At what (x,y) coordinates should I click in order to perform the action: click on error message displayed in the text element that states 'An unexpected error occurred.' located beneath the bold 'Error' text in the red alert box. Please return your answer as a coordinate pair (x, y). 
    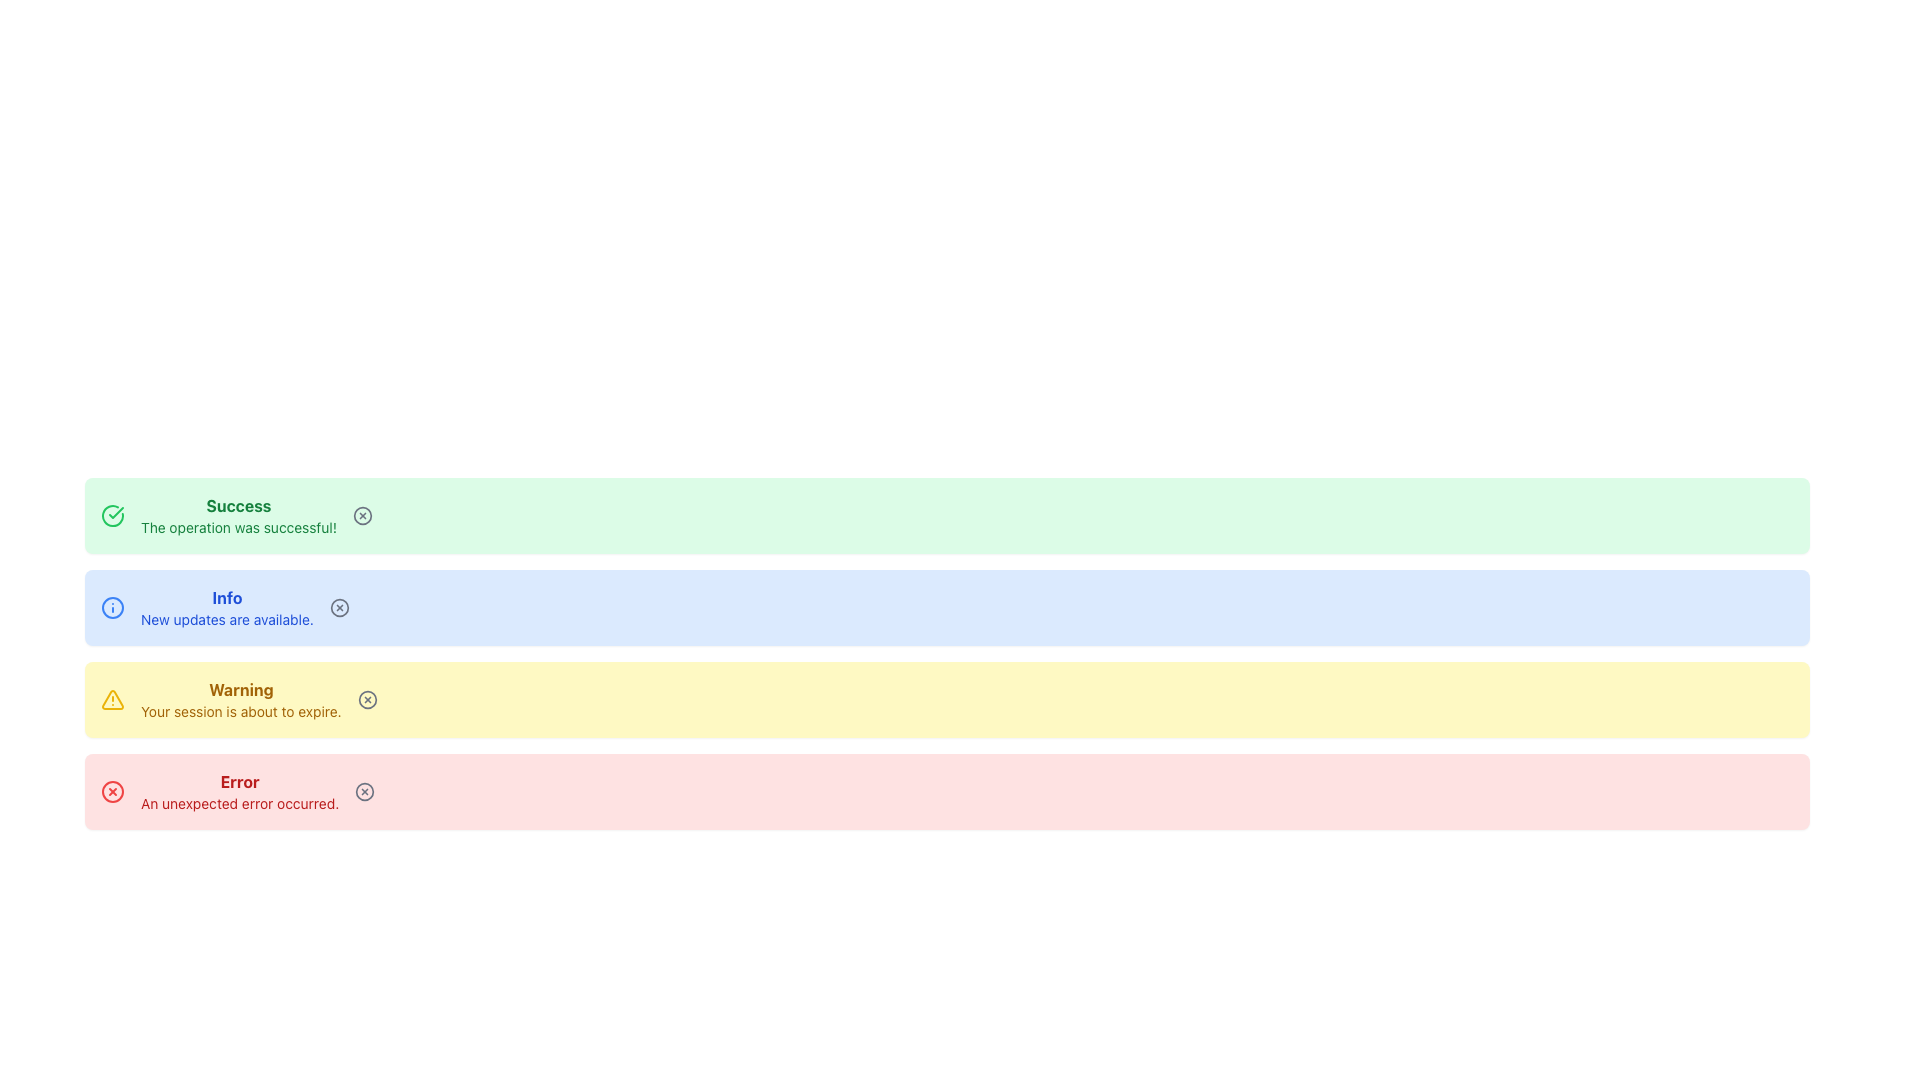
    Looking at the image, I should click on (240, 802).